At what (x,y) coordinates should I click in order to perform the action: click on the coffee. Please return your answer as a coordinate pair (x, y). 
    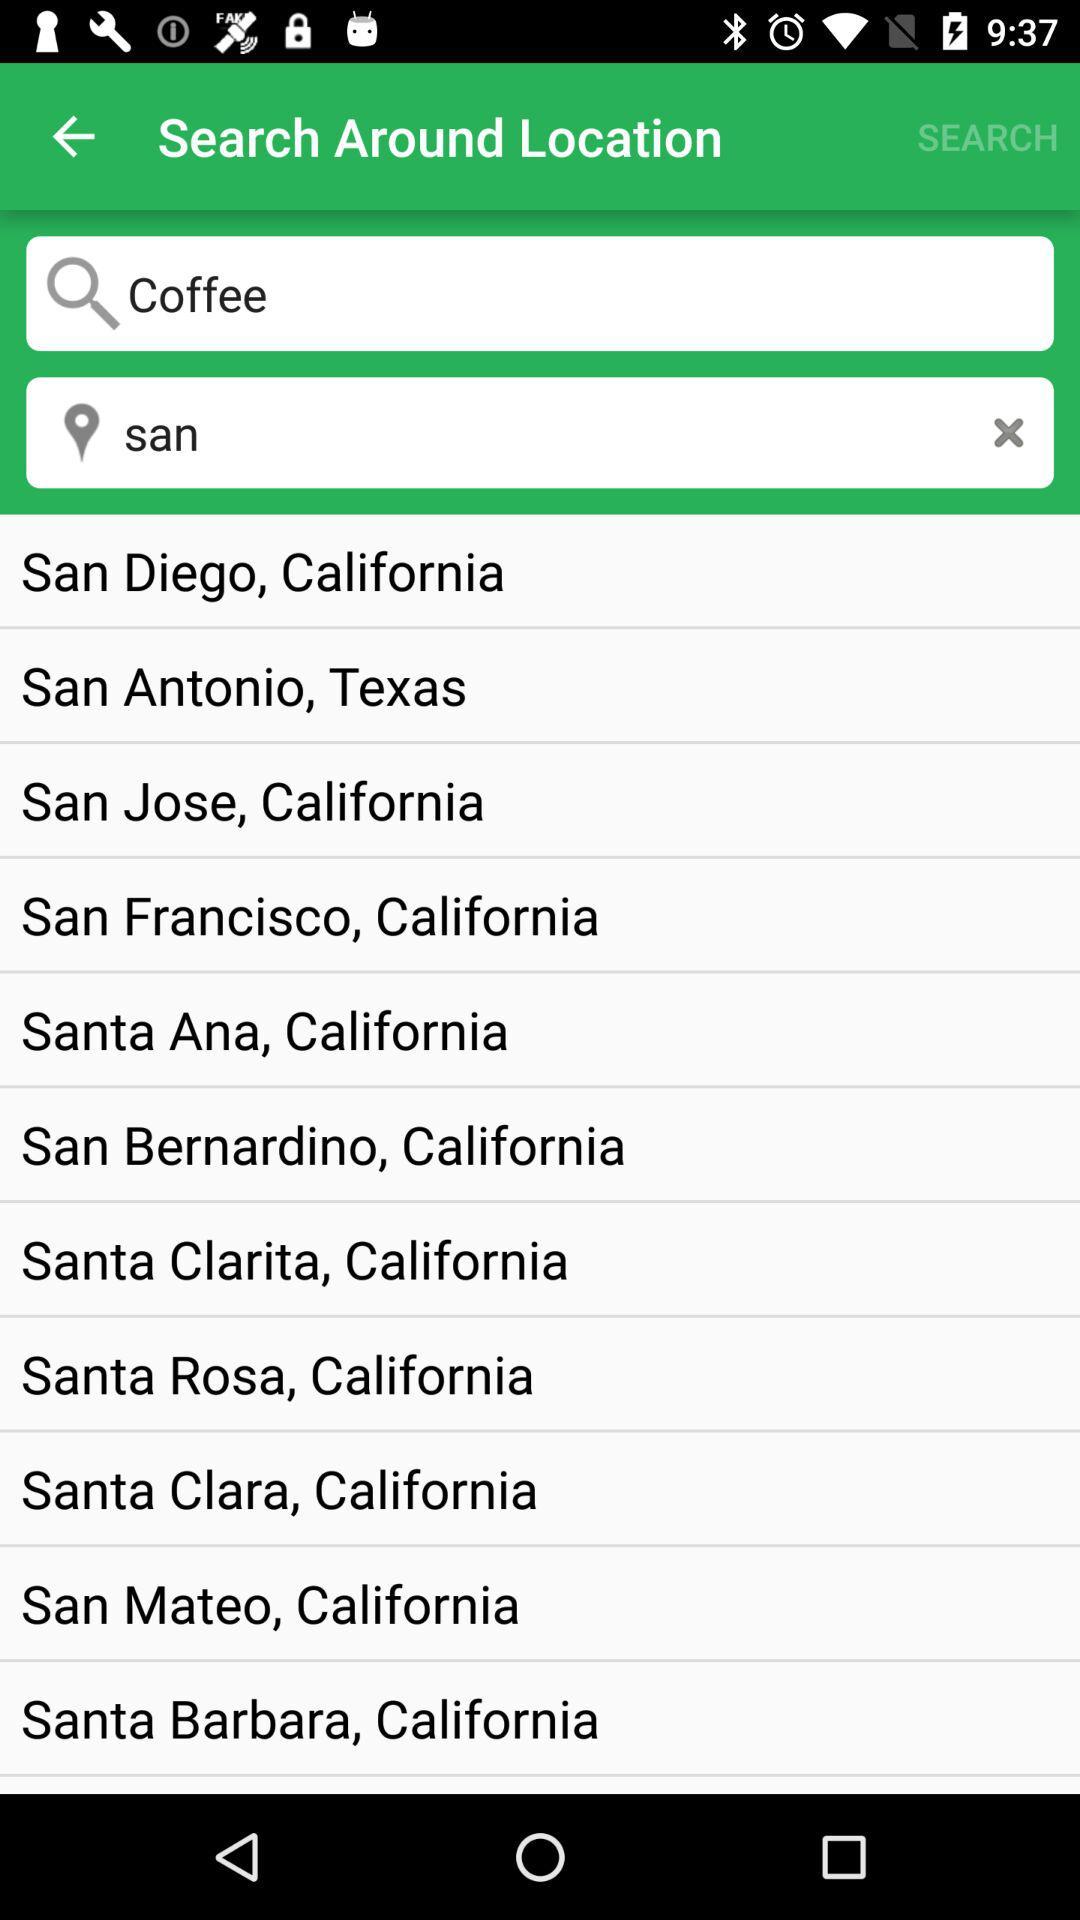
    Looking at the image, I should click on (540, 292).